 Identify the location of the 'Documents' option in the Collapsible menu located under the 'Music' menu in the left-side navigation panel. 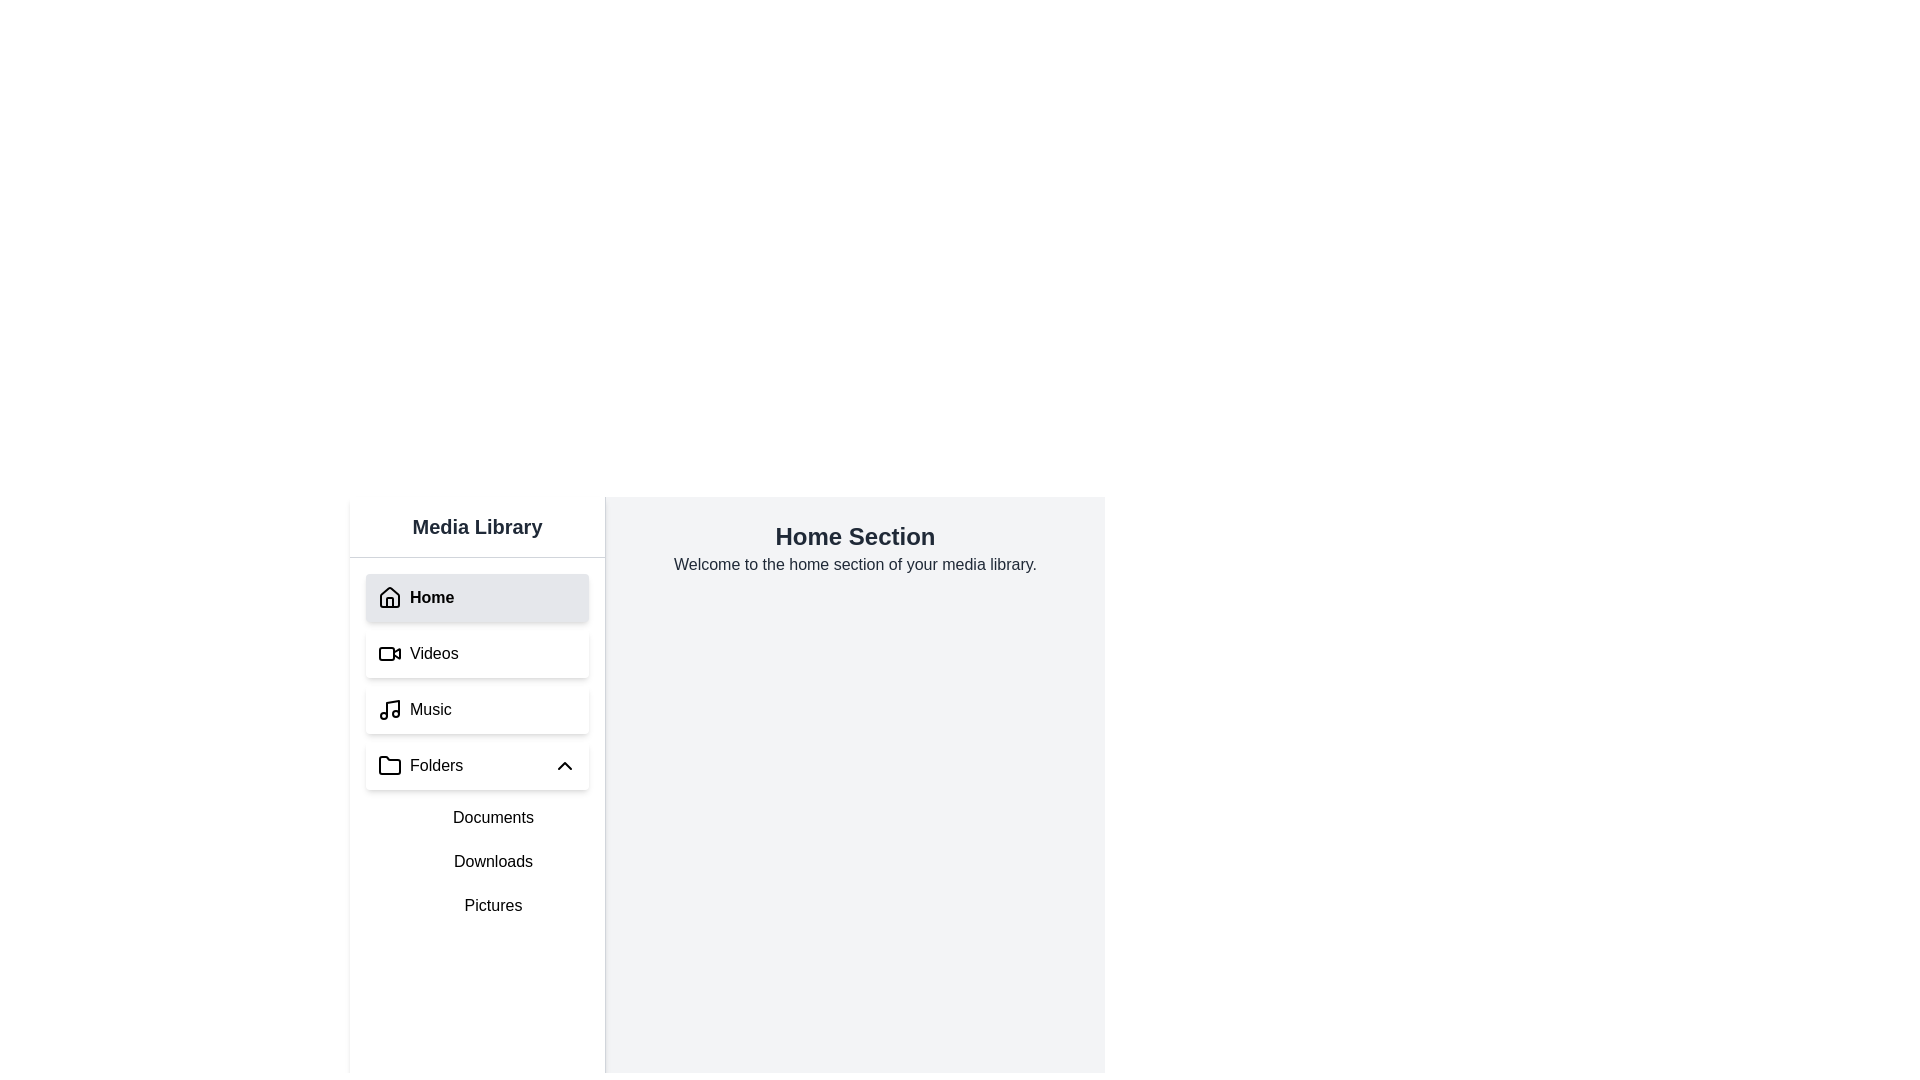
(476, 833).